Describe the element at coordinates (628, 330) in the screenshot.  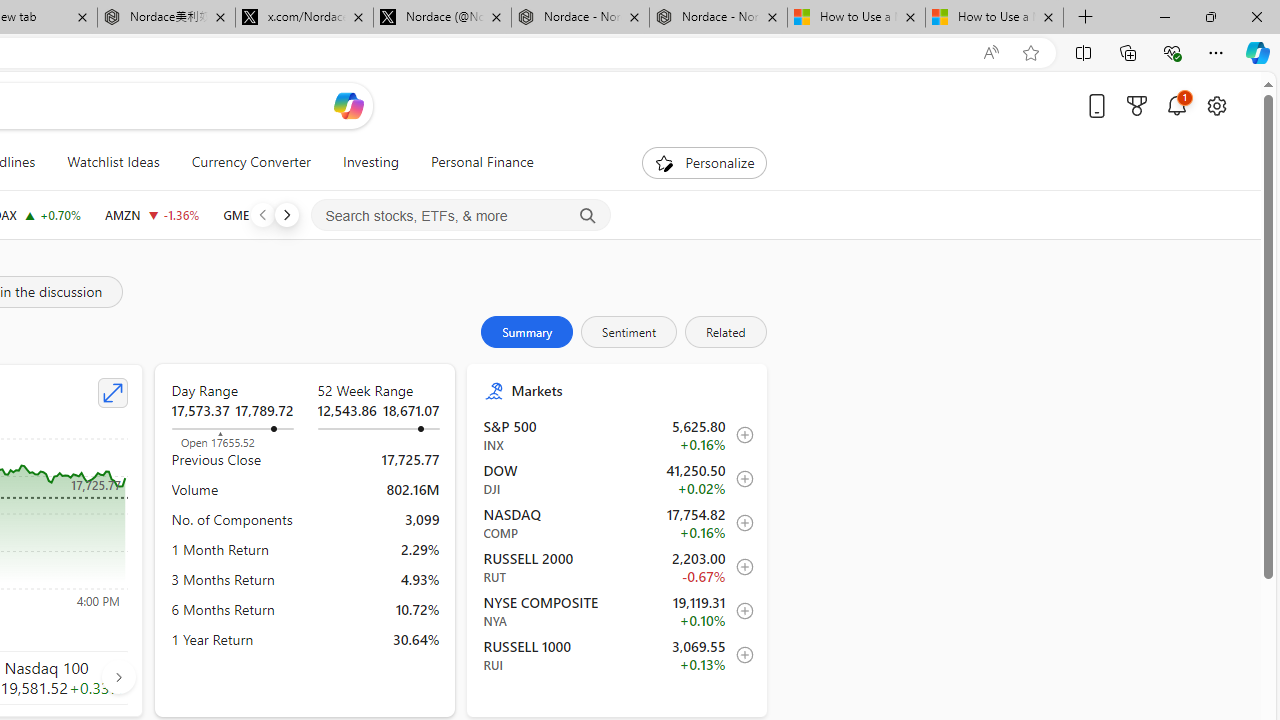
I see `'Sentiment'` at that location.